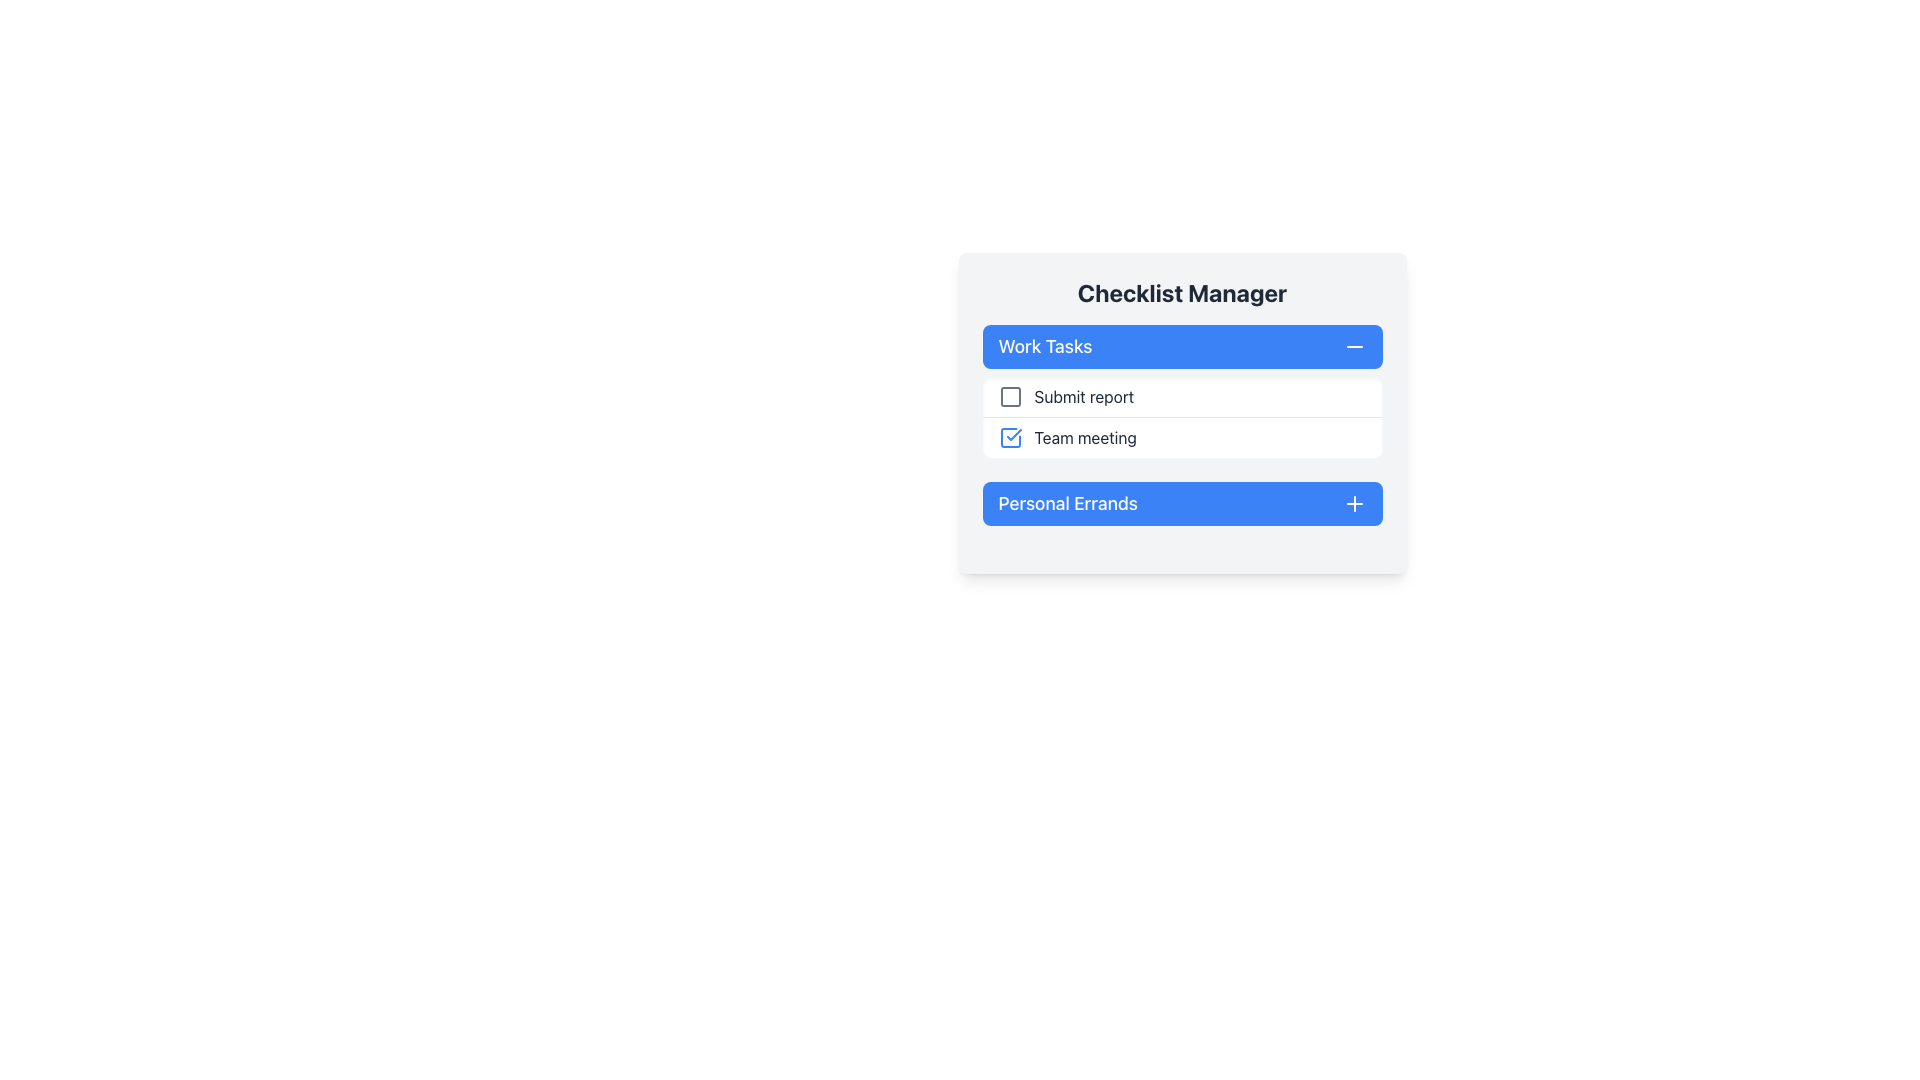 The height and width of the screenshot is (1080, 1920). Describe the element at coordinates (1010, 397) in the screenshot. I see `the minimalistic square-shaped icon with thin strokes and a light gray color located in the 'Work Tasks' section, next to the 'Submit report' text` at that location.